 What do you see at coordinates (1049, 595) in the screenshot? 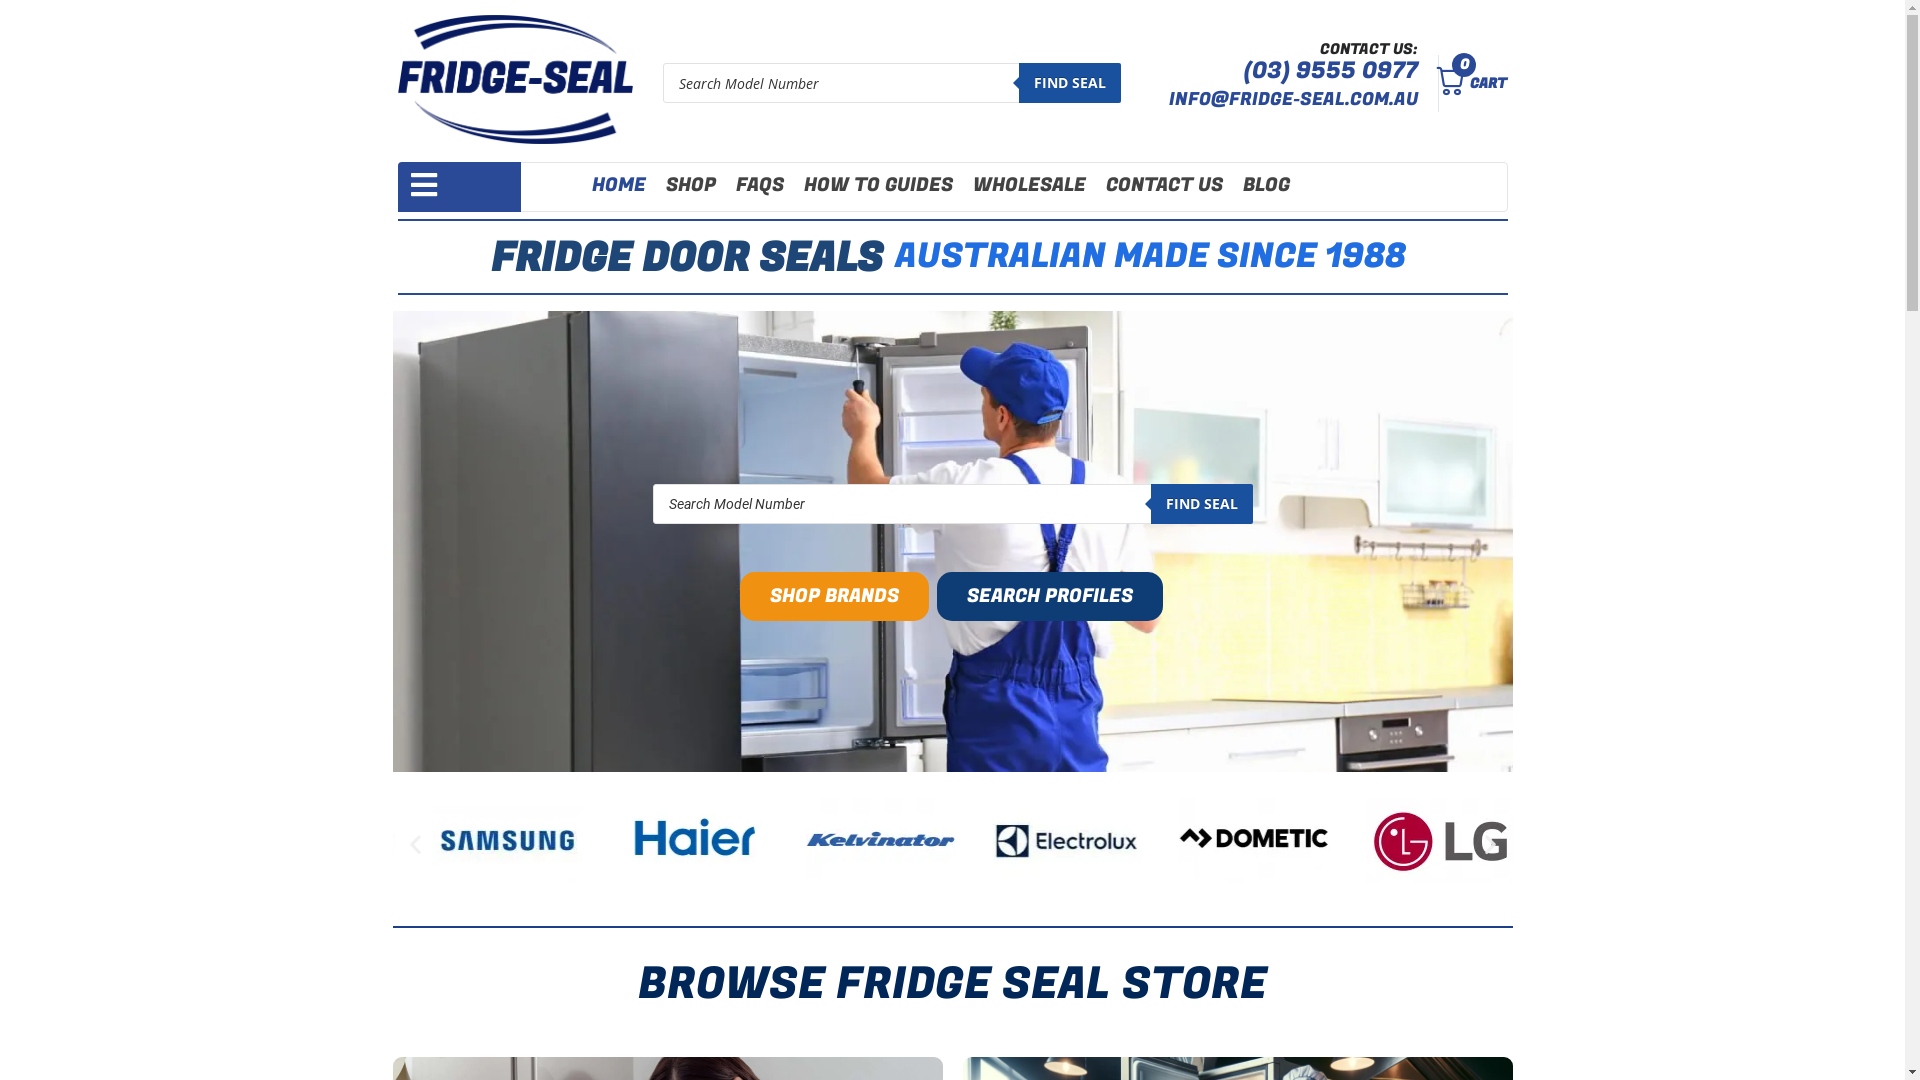
I see `'SEARCH PROFILES'` at bounding box center [1049, 595].